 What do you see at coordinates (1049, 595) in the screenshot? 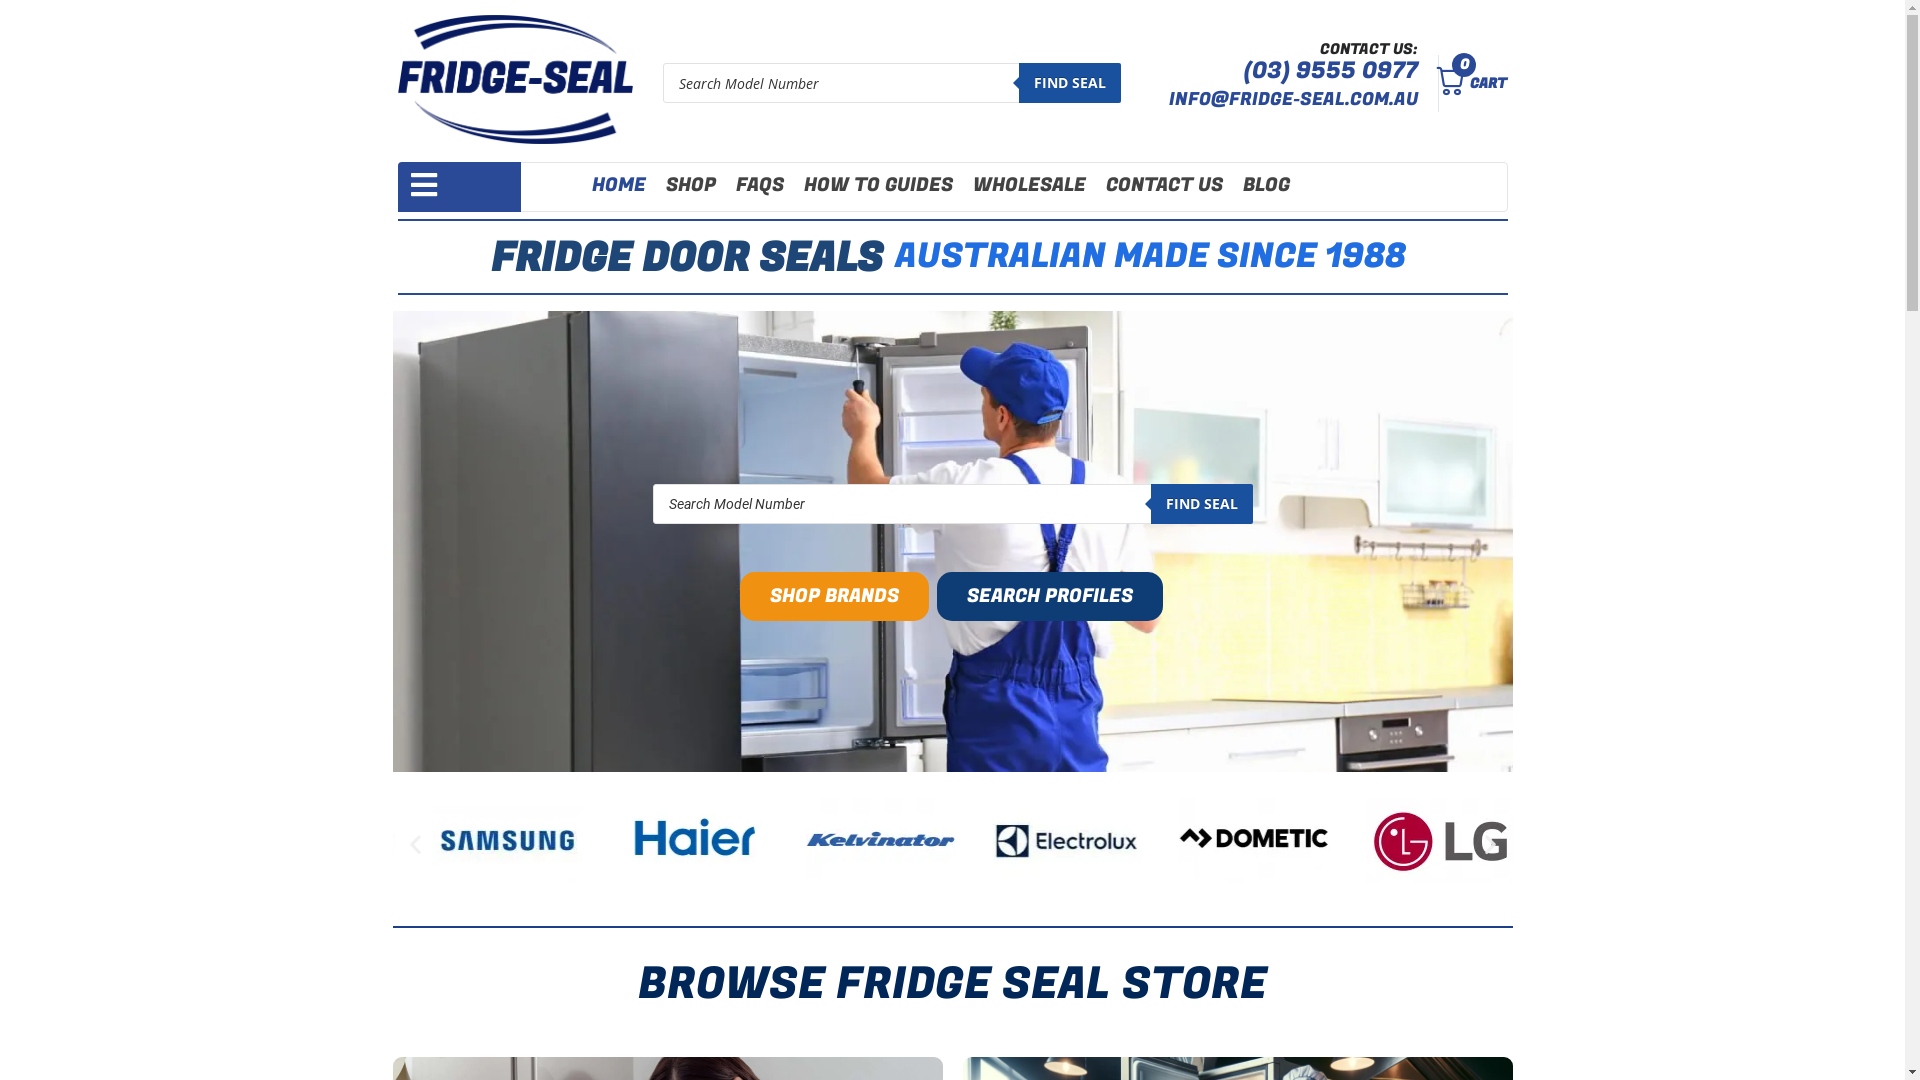
I see `'SEARCH PROFILES'` at bounding box center [1049, 595].